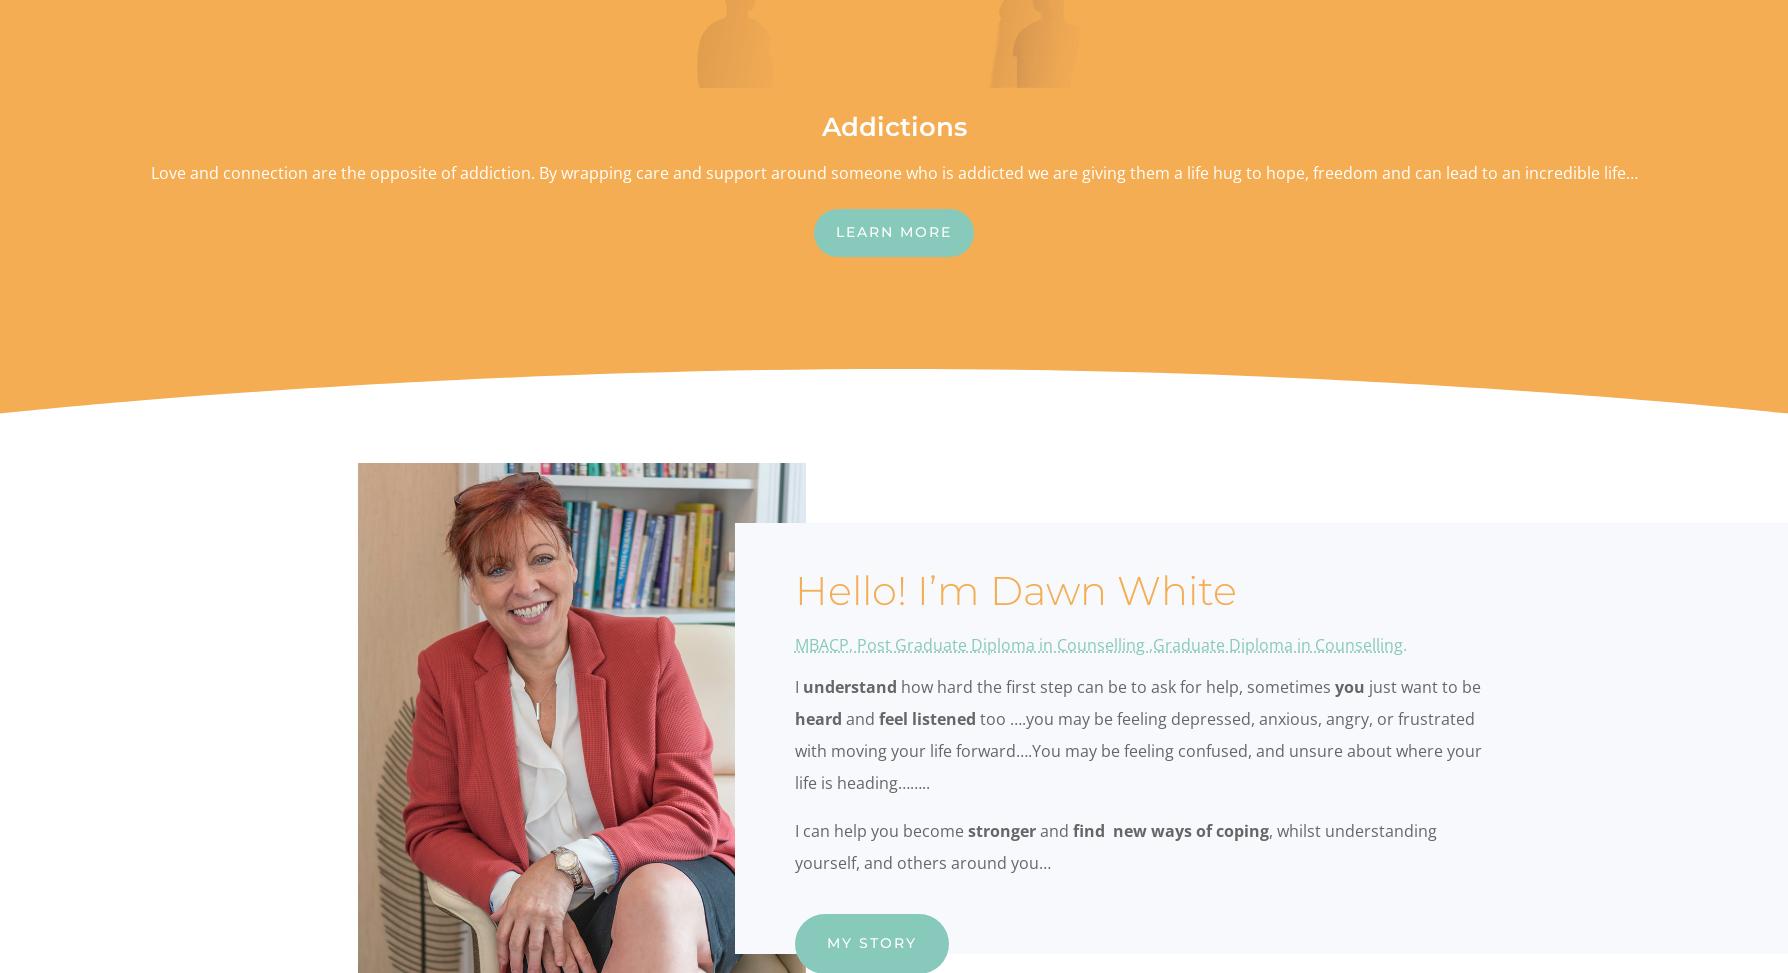  I want to click on 'find  new ways of coping', so click(1169, 828).